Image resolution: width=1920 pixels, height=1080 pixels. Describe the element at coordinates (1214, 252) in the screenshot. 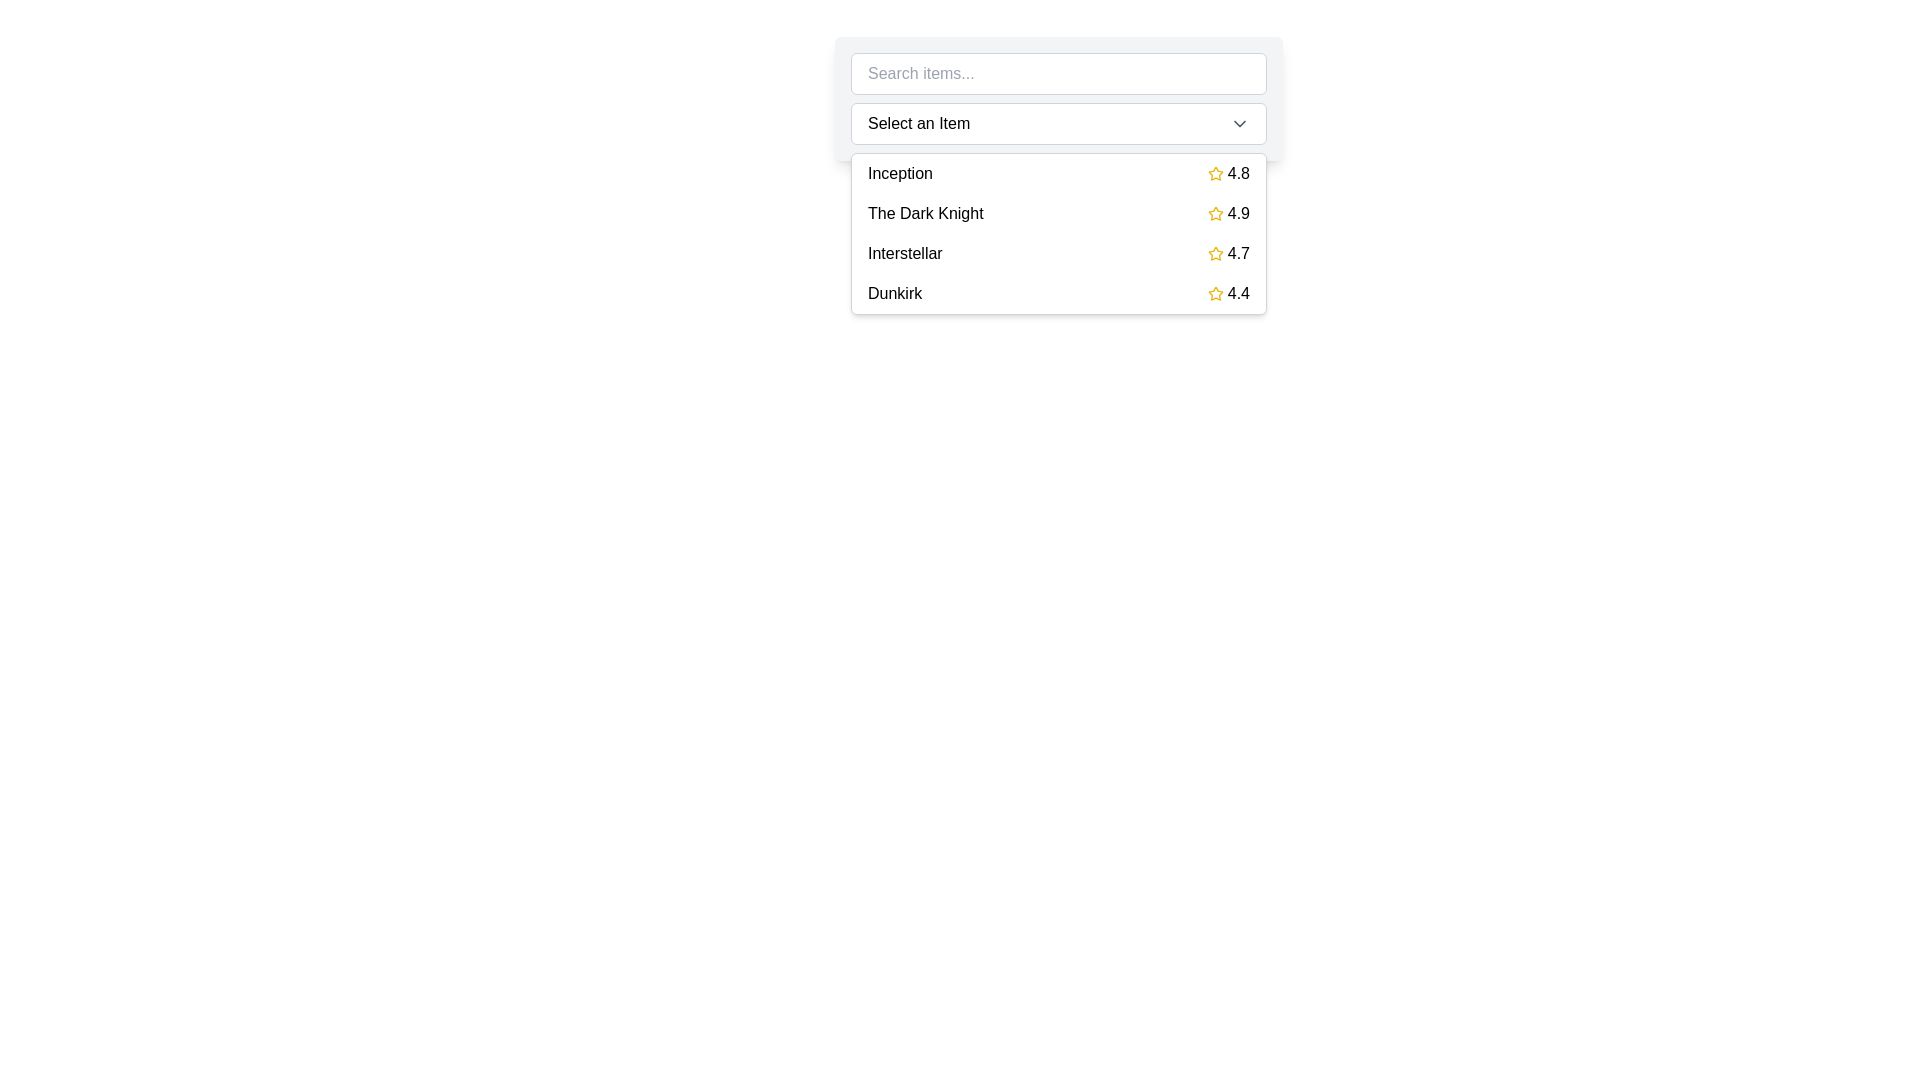

I see `the rating icon located beside the text label 'Interstellar' in the third row of the dropdown list` at that location.